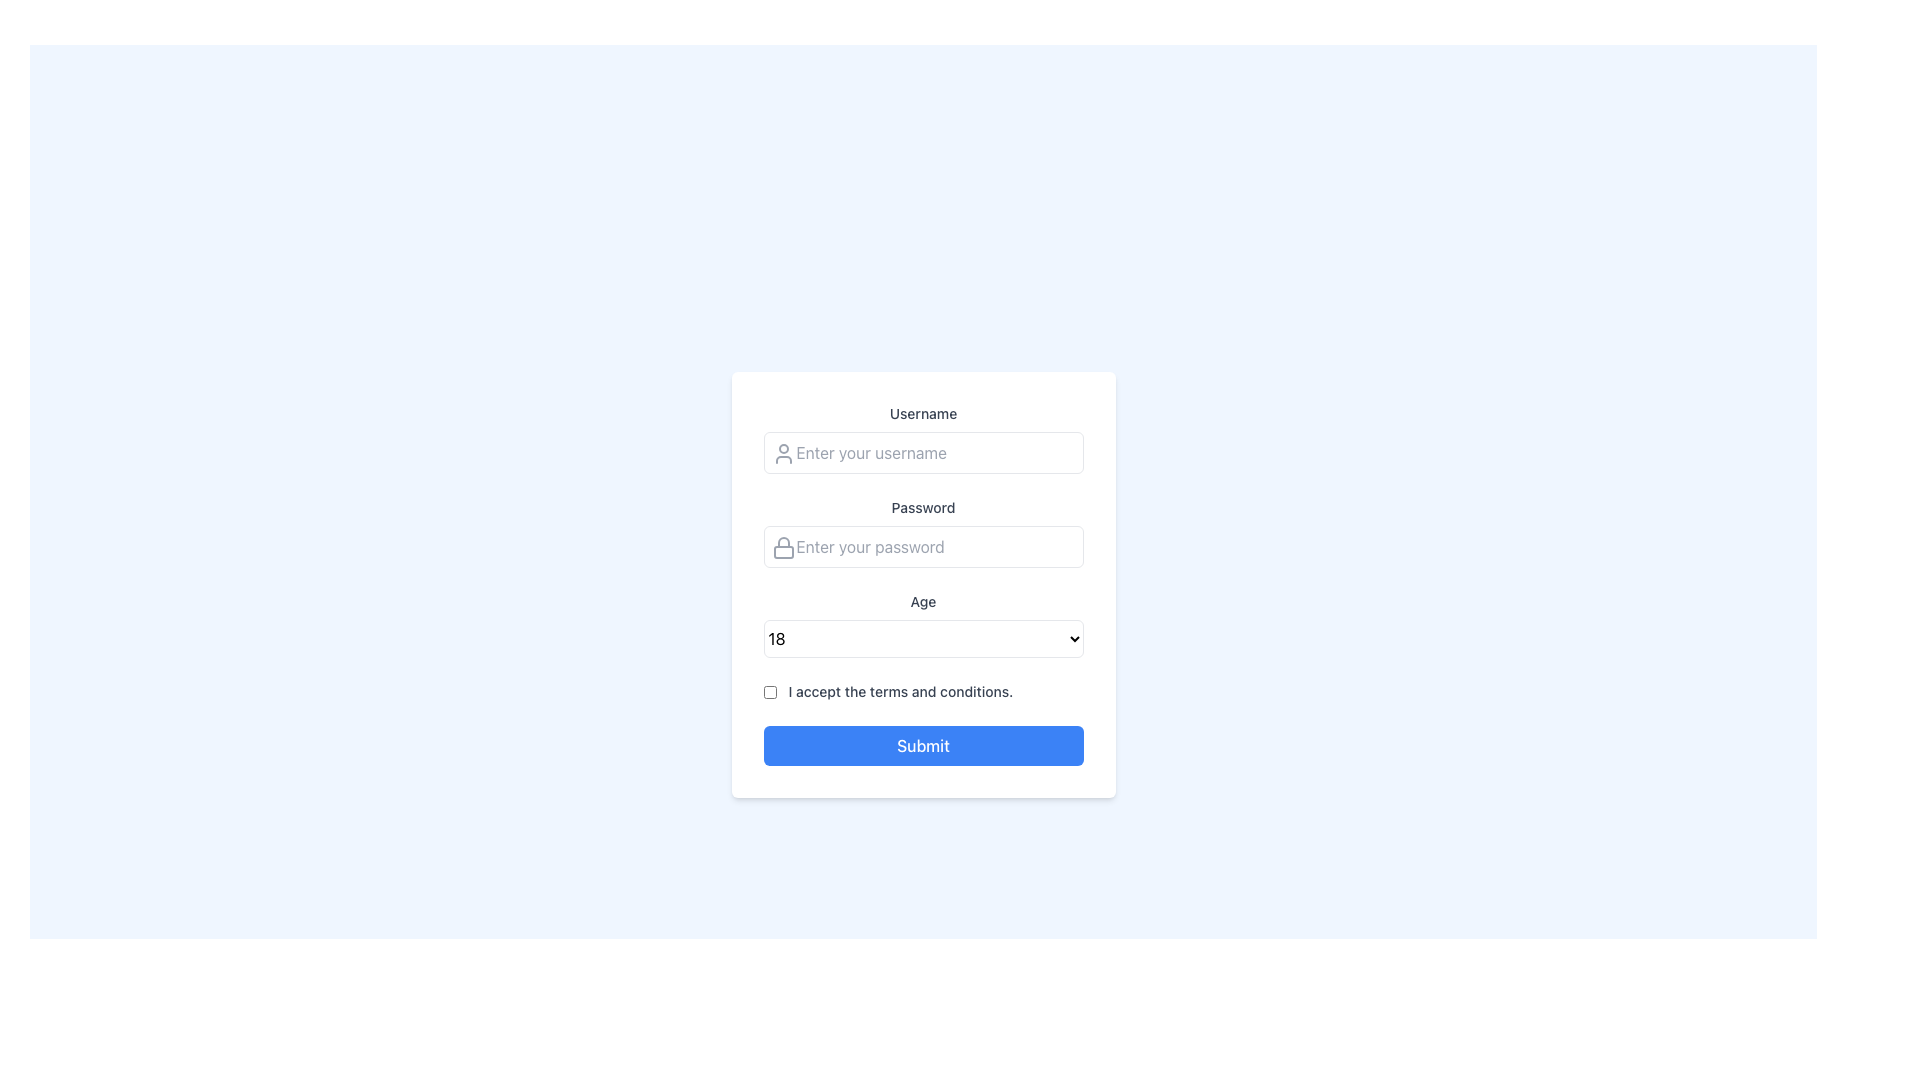  I want to click on a value from the age dropdown menu, which is the third input field in the form located below the Password field and above the terms and conditions checkbox, so click(922, 623).